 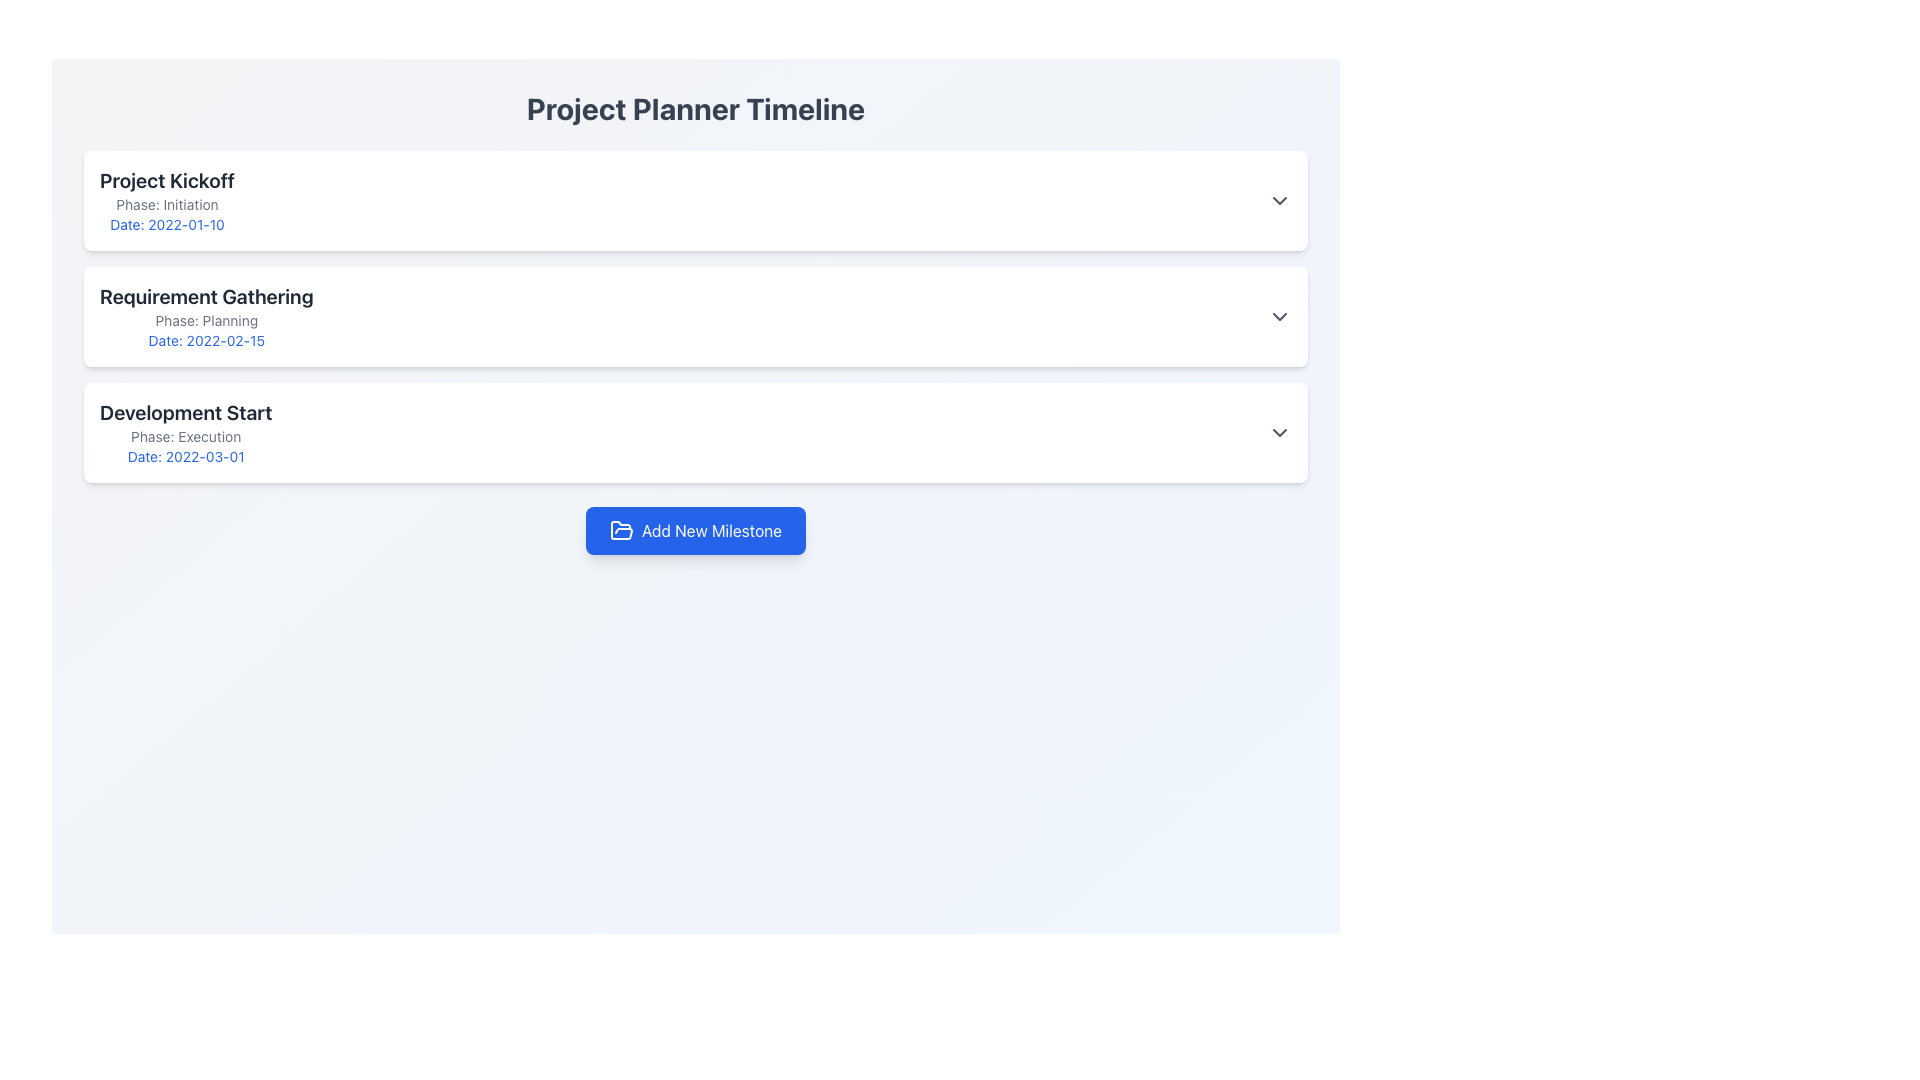 What do you see at coordinates (1280, 315) in the screenshot?
I see `the toggle button located at the far-right end of the 'Requirement Gathering' section, next to 'Phase: Planning' and 'Date: 2022-02-15'` at bounding box center [1280, 315].